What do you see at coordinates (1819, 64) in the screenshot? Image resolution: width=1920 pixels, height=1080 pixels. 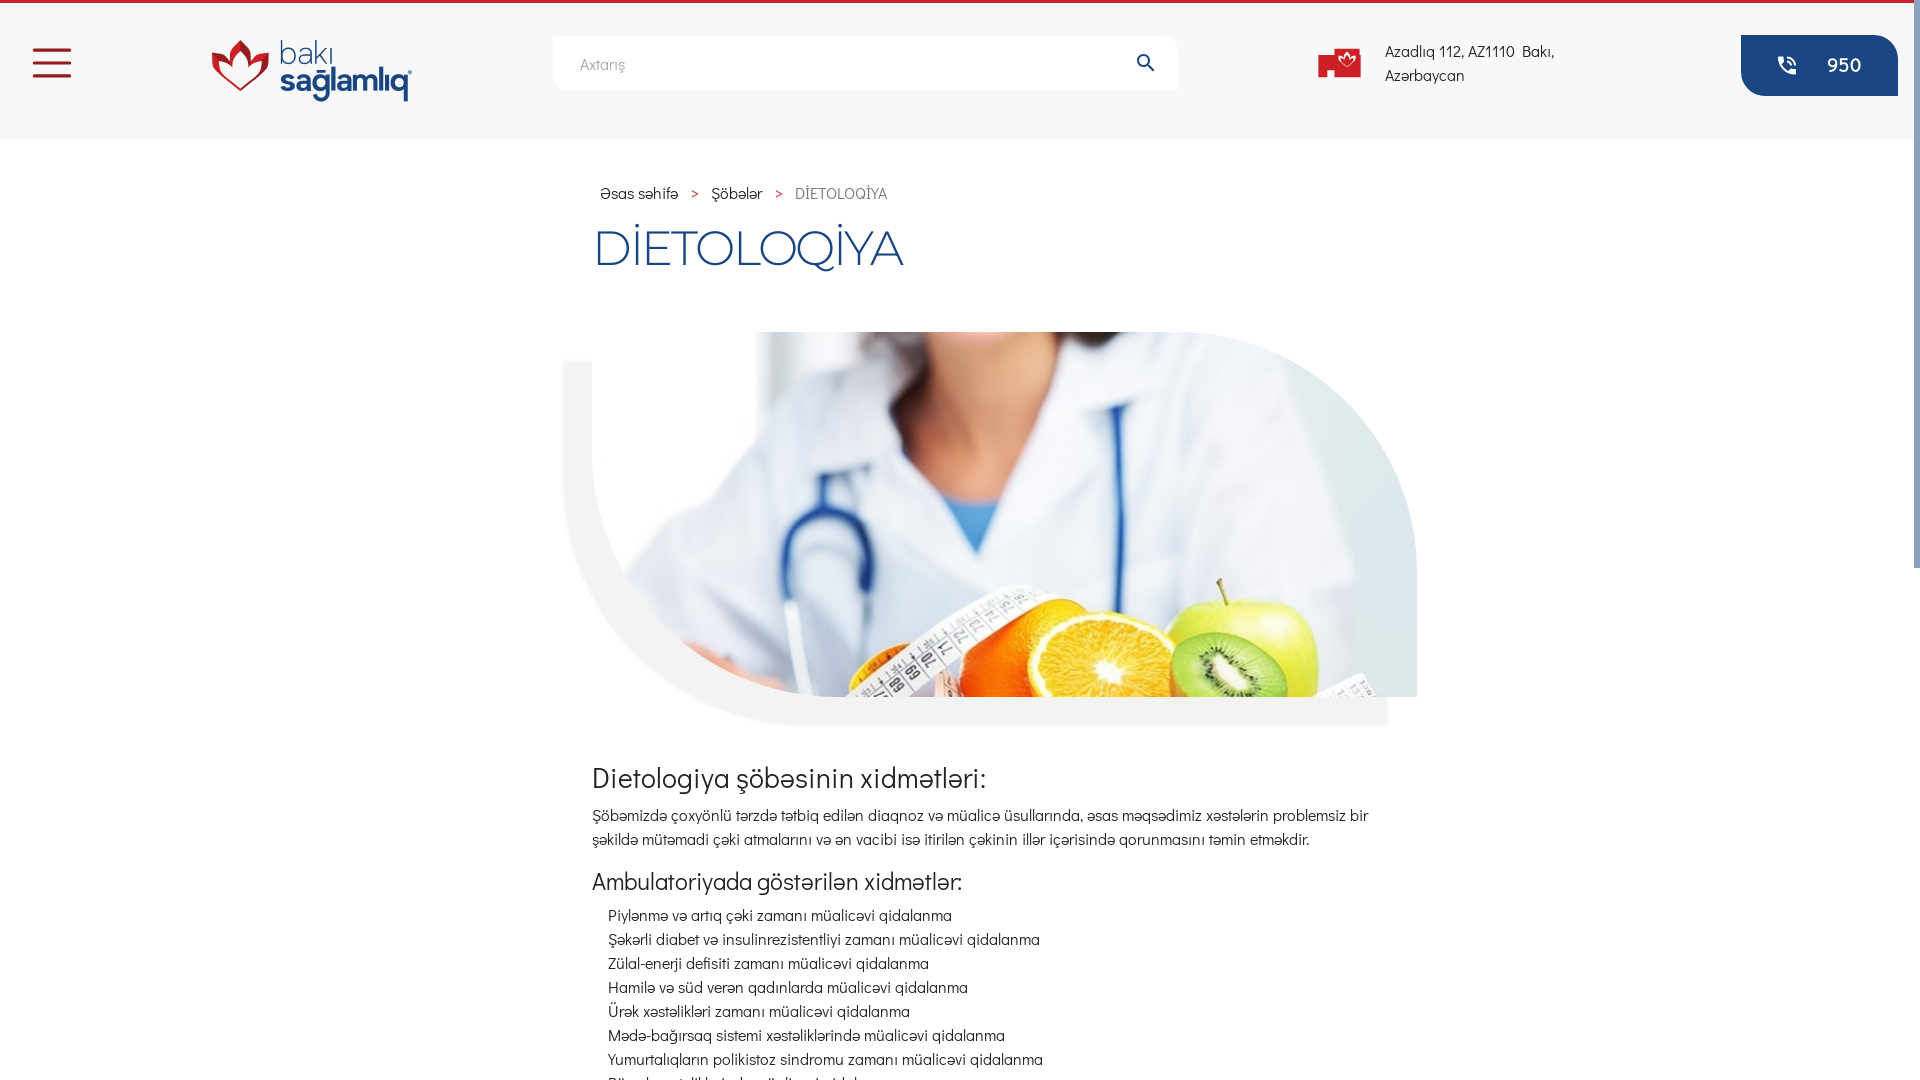 I see `'950'` at bounding box center [1819, 64].